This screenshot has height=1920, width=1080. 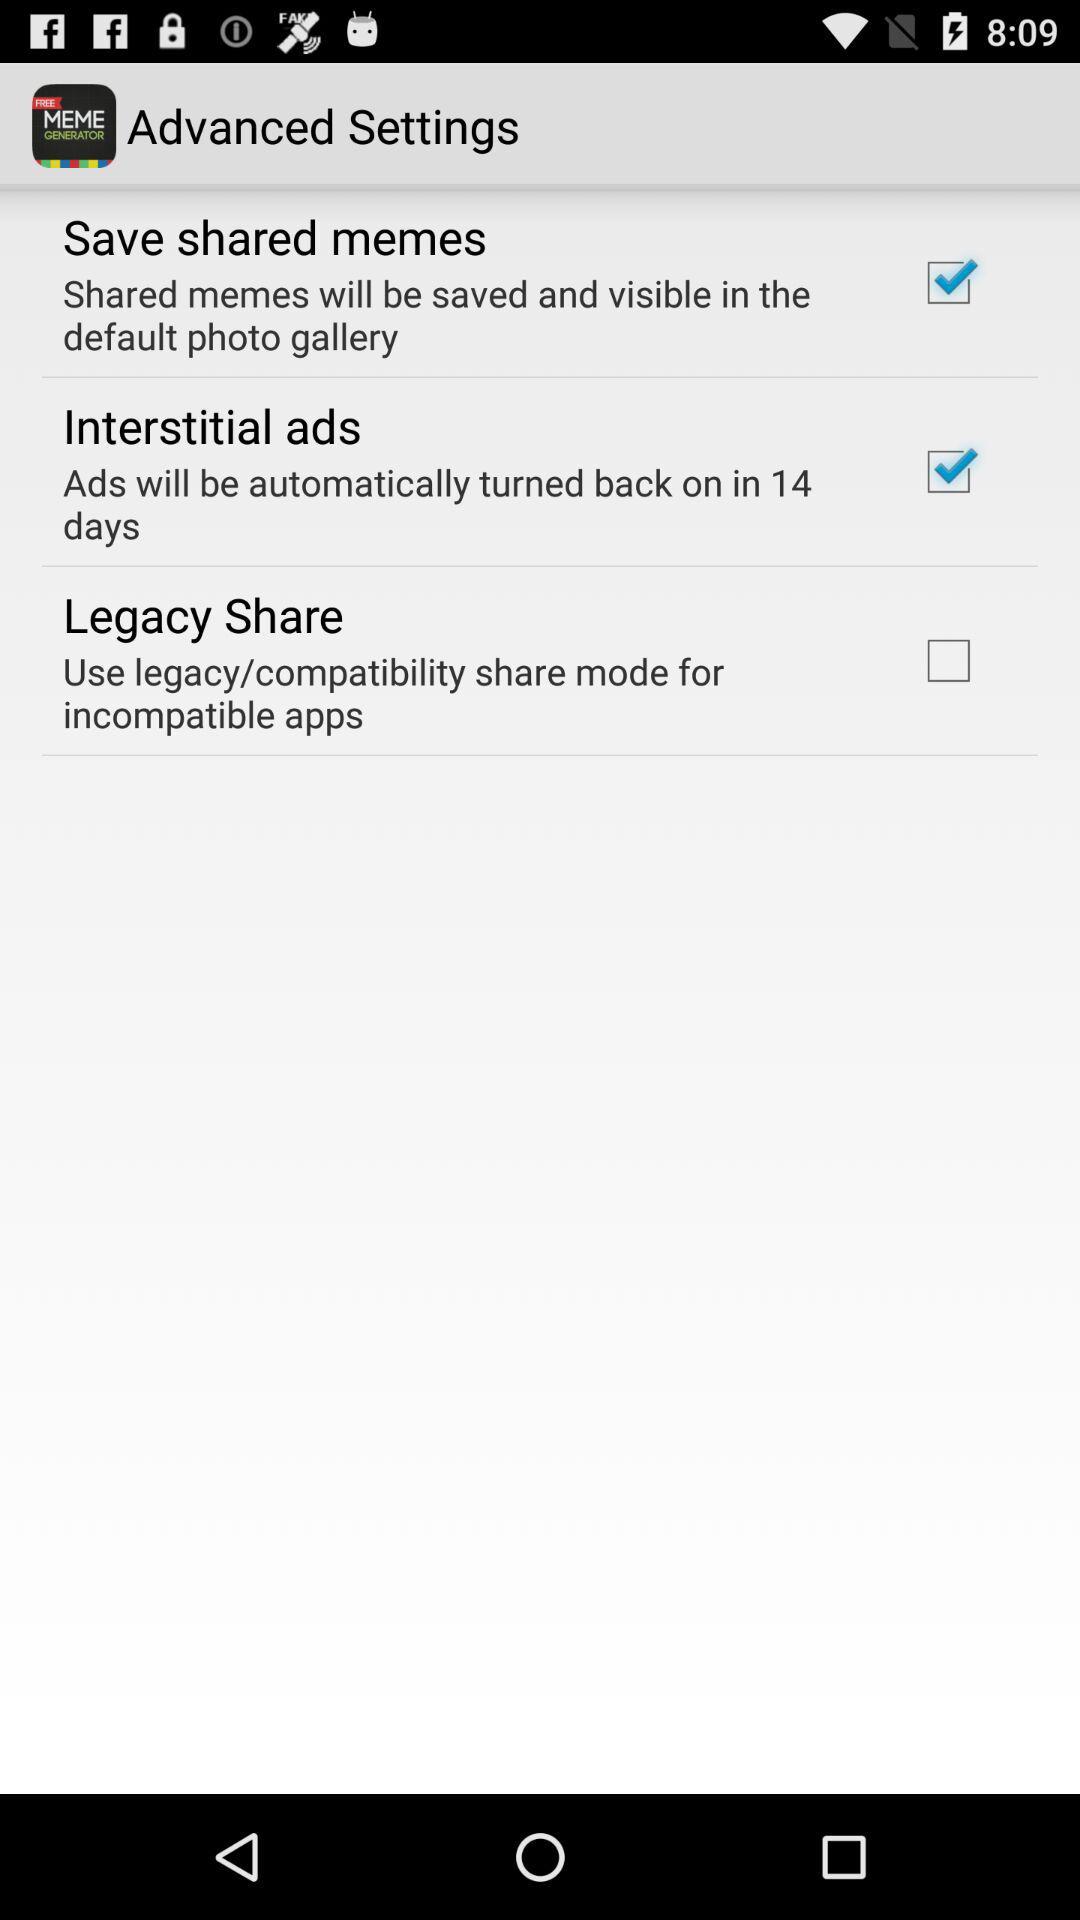 I want to click on item below shared memes will app, so click(x=212, y=424).